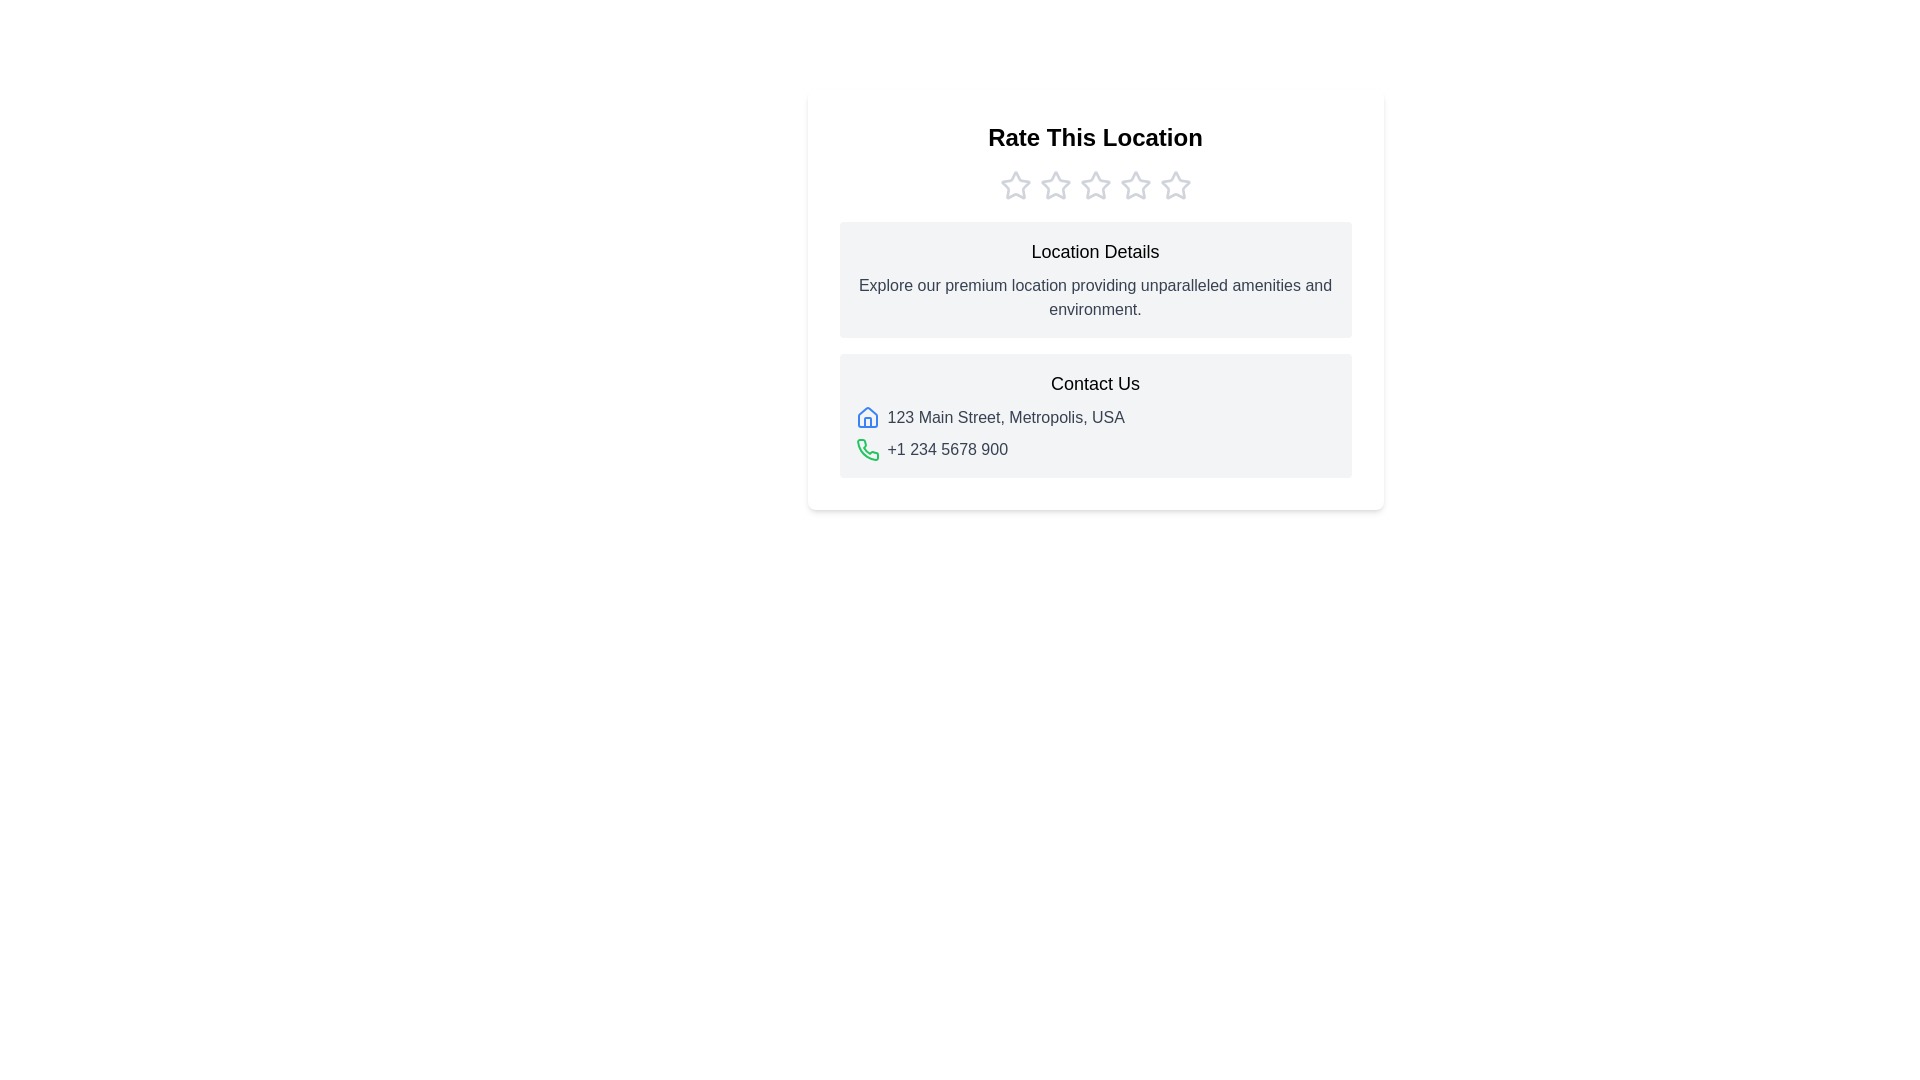 This screenshot has height=1080, width=1920. I want to click on keyboard navigation, so click(1175, 185).